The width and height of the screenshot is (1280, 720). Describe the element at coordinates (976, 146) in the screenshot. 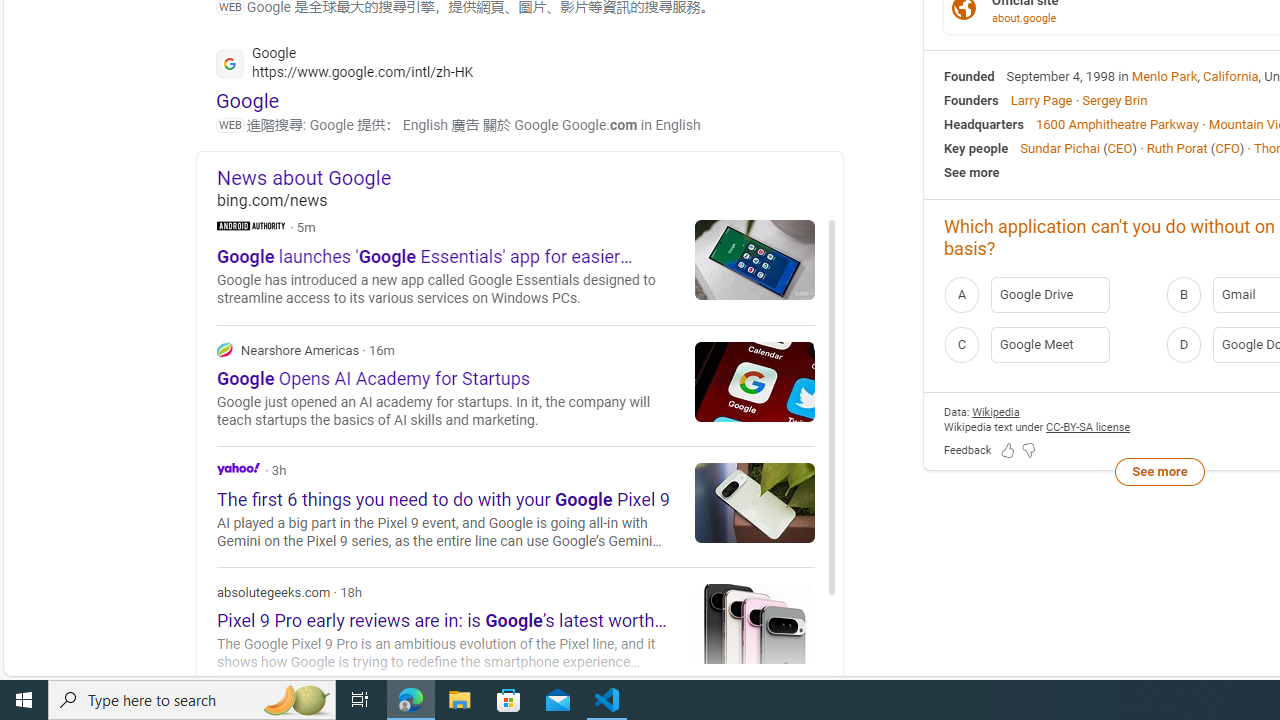

I see `'Key people'` at that location.